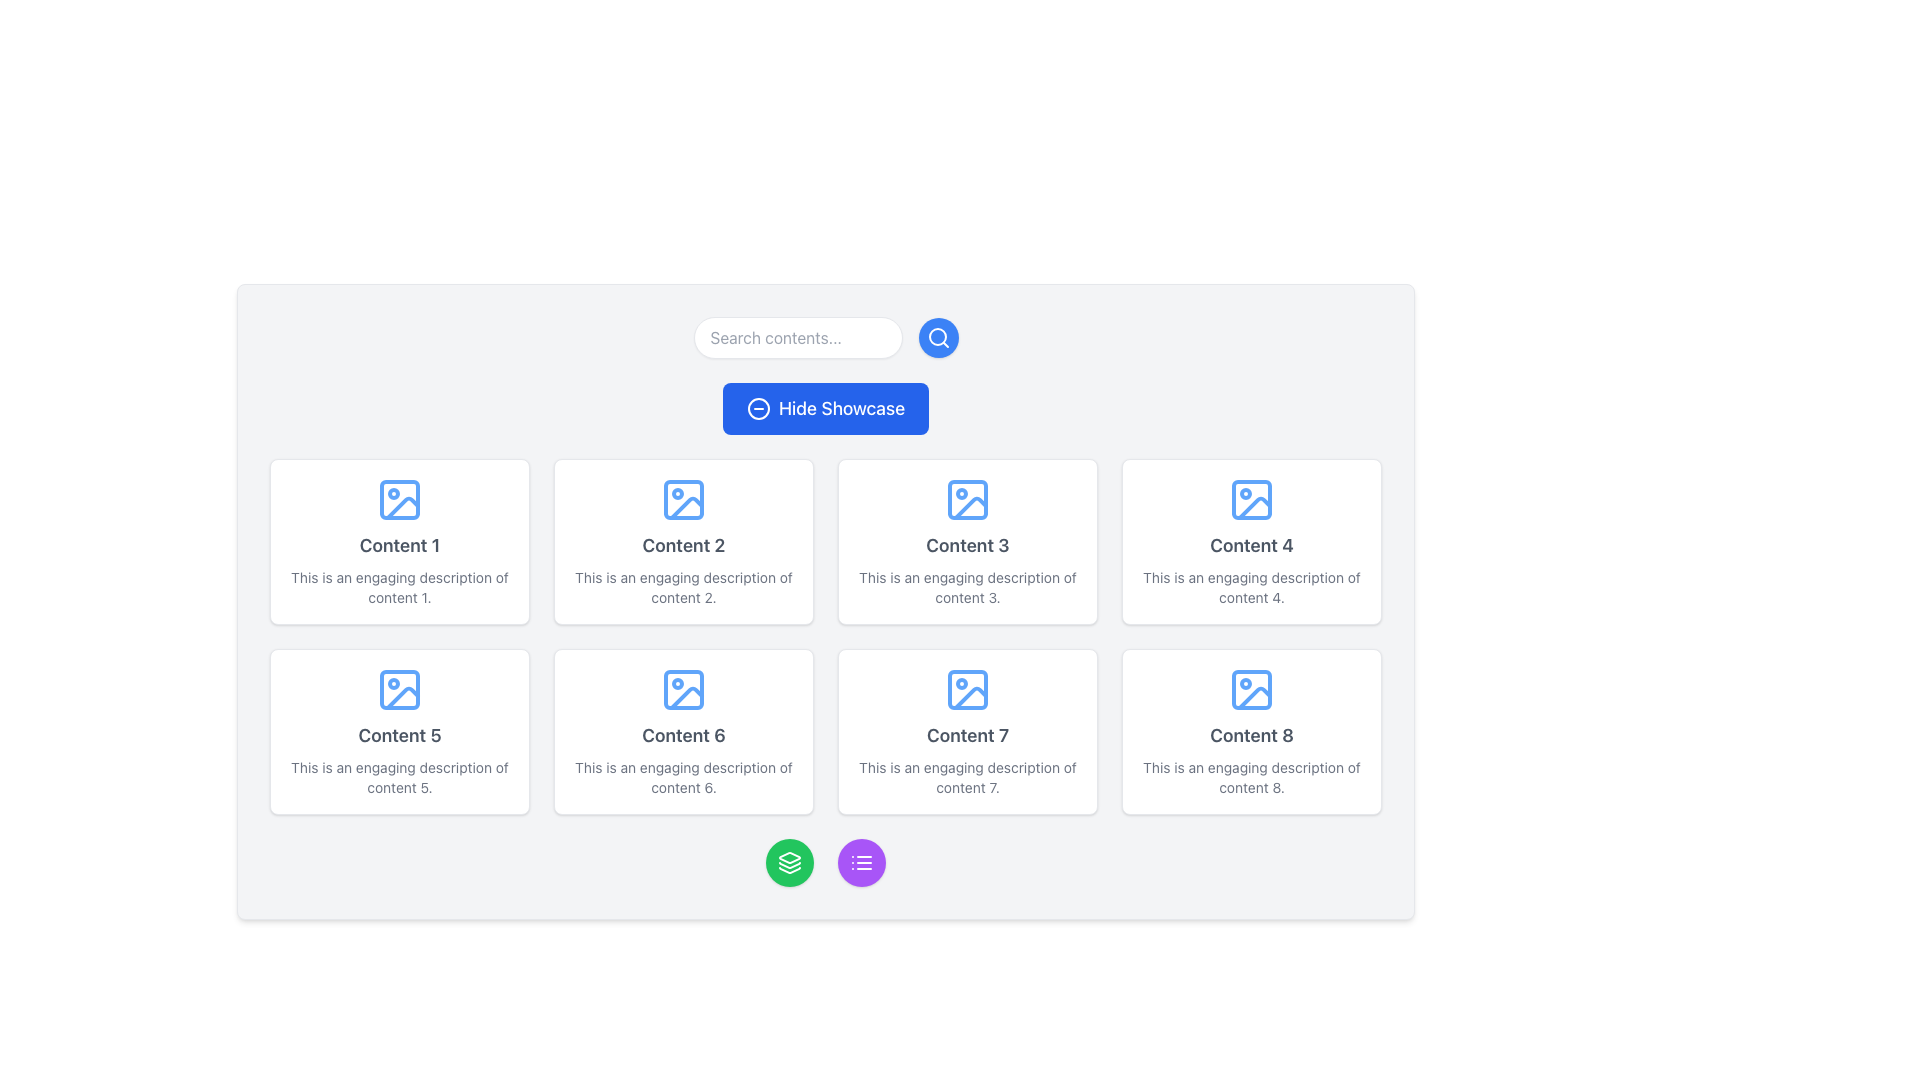 The height and width of the screenshot is (1080, 1920). Describe the element at coordinates (968, 689) in the screenshot. I see `the blue image thumbnail icon located in the grid item labeled 'Content 7', which features a rectangular outline with rounded corners and is centered above the text elements` at that location.